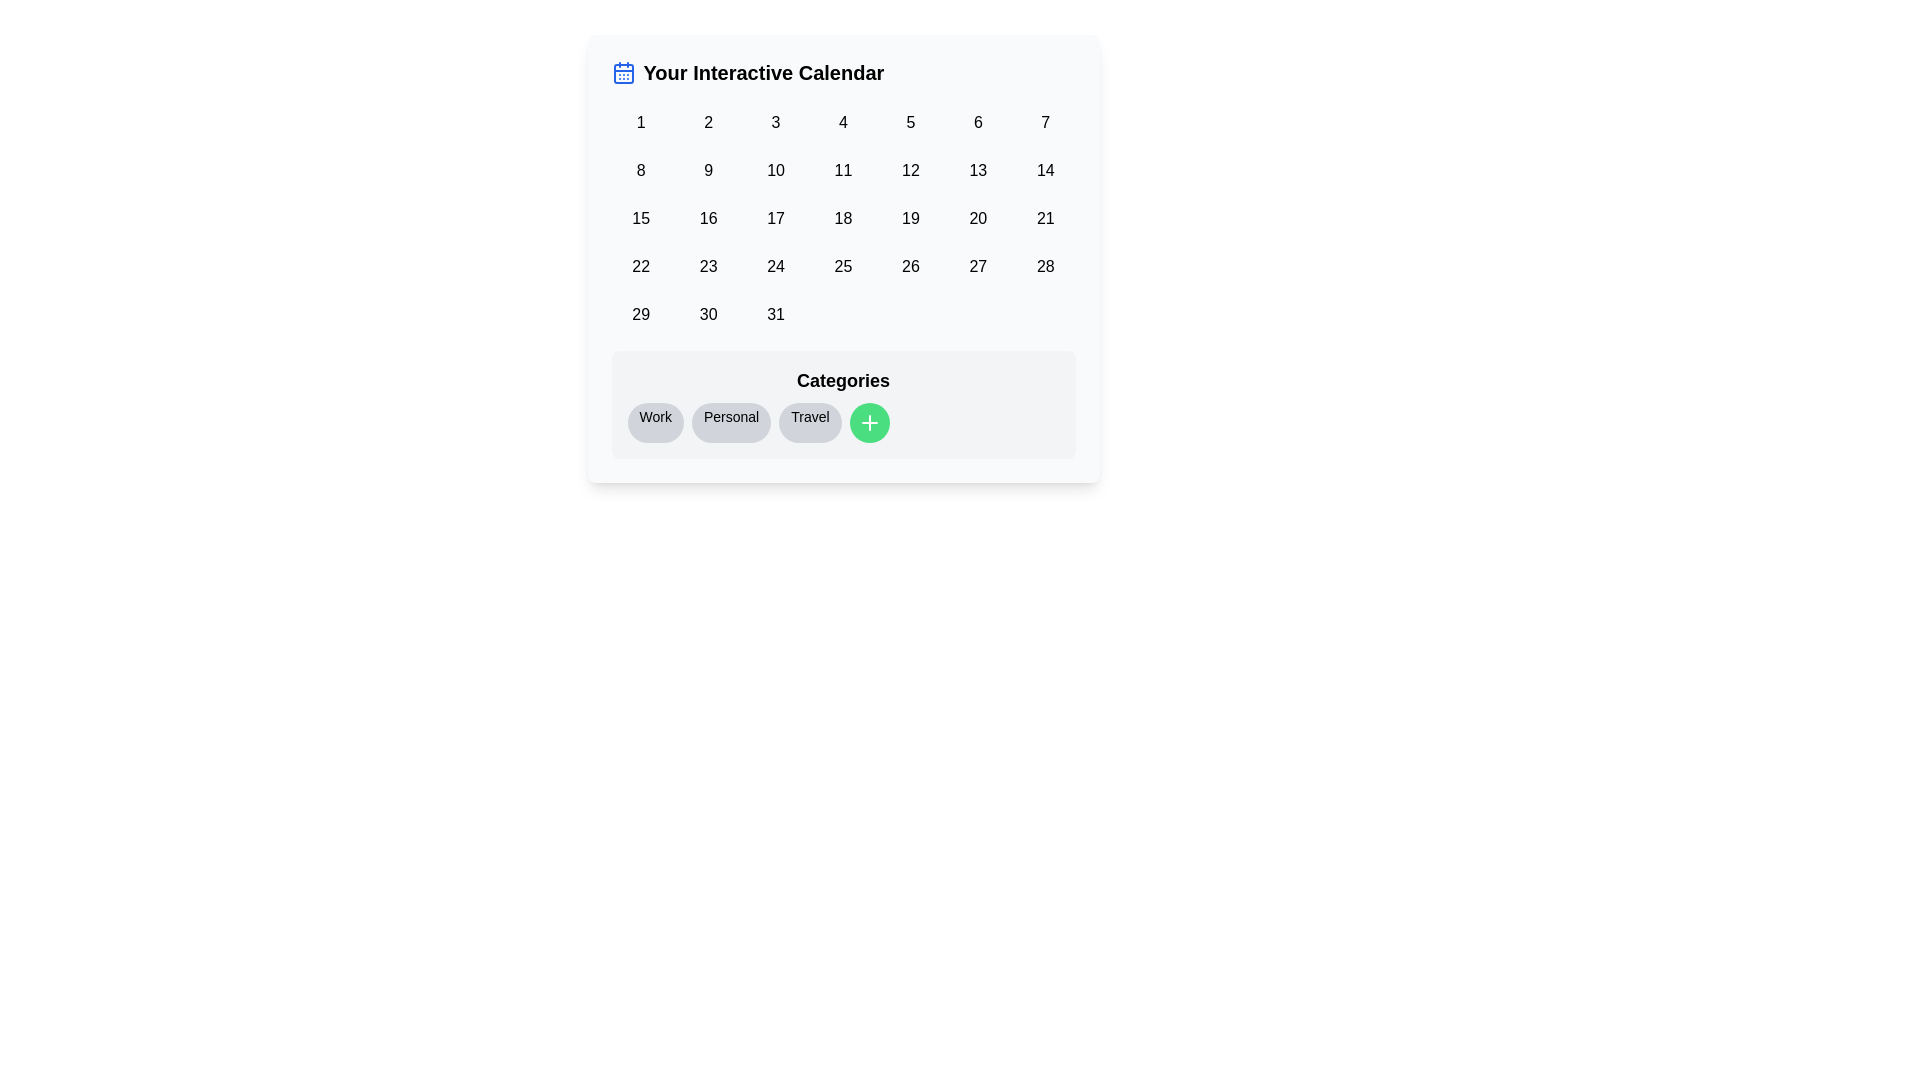  Describe the element at coordinates (843, 405) in the screenshot. I see `the round green button with a white plus sign` at that location.